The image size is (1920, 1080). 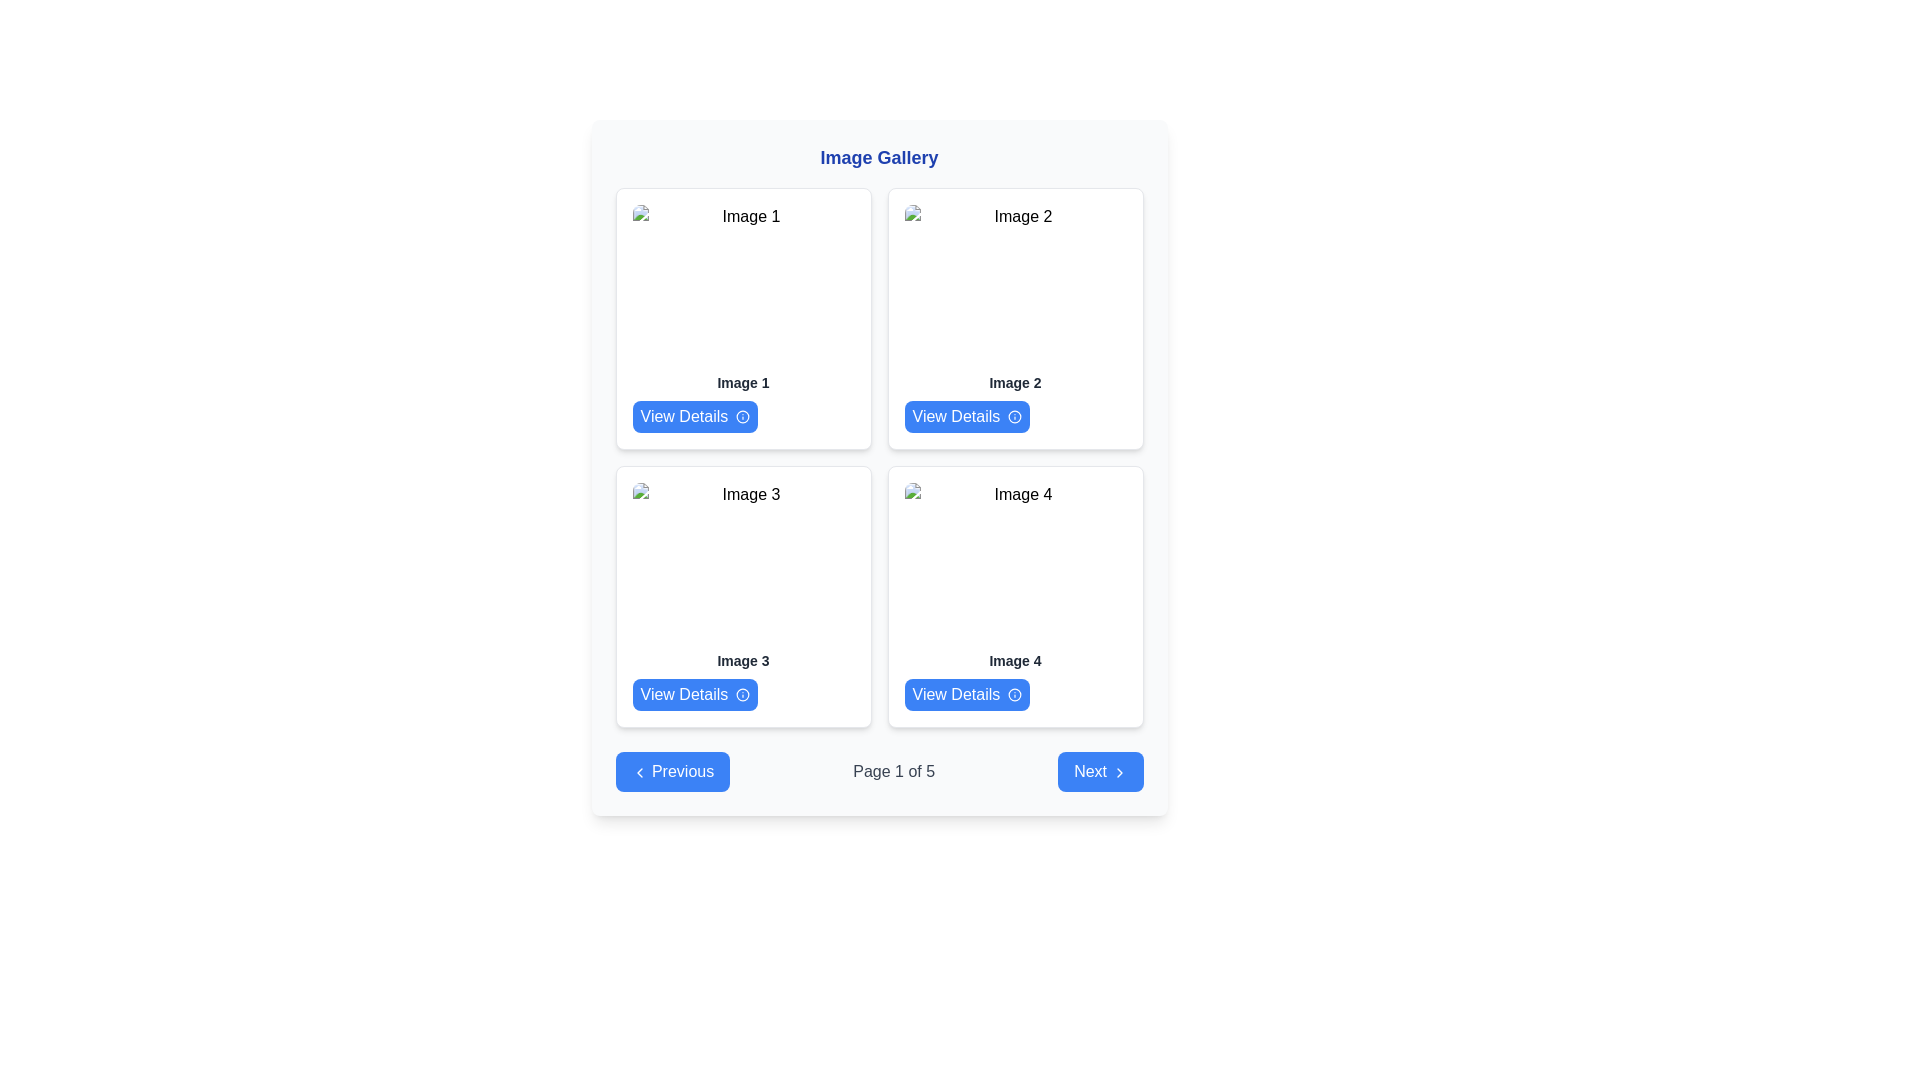 I want to click on the image in the first column of the second row of the 2x2 grid to enlarge it, so click(x=742, y=563).